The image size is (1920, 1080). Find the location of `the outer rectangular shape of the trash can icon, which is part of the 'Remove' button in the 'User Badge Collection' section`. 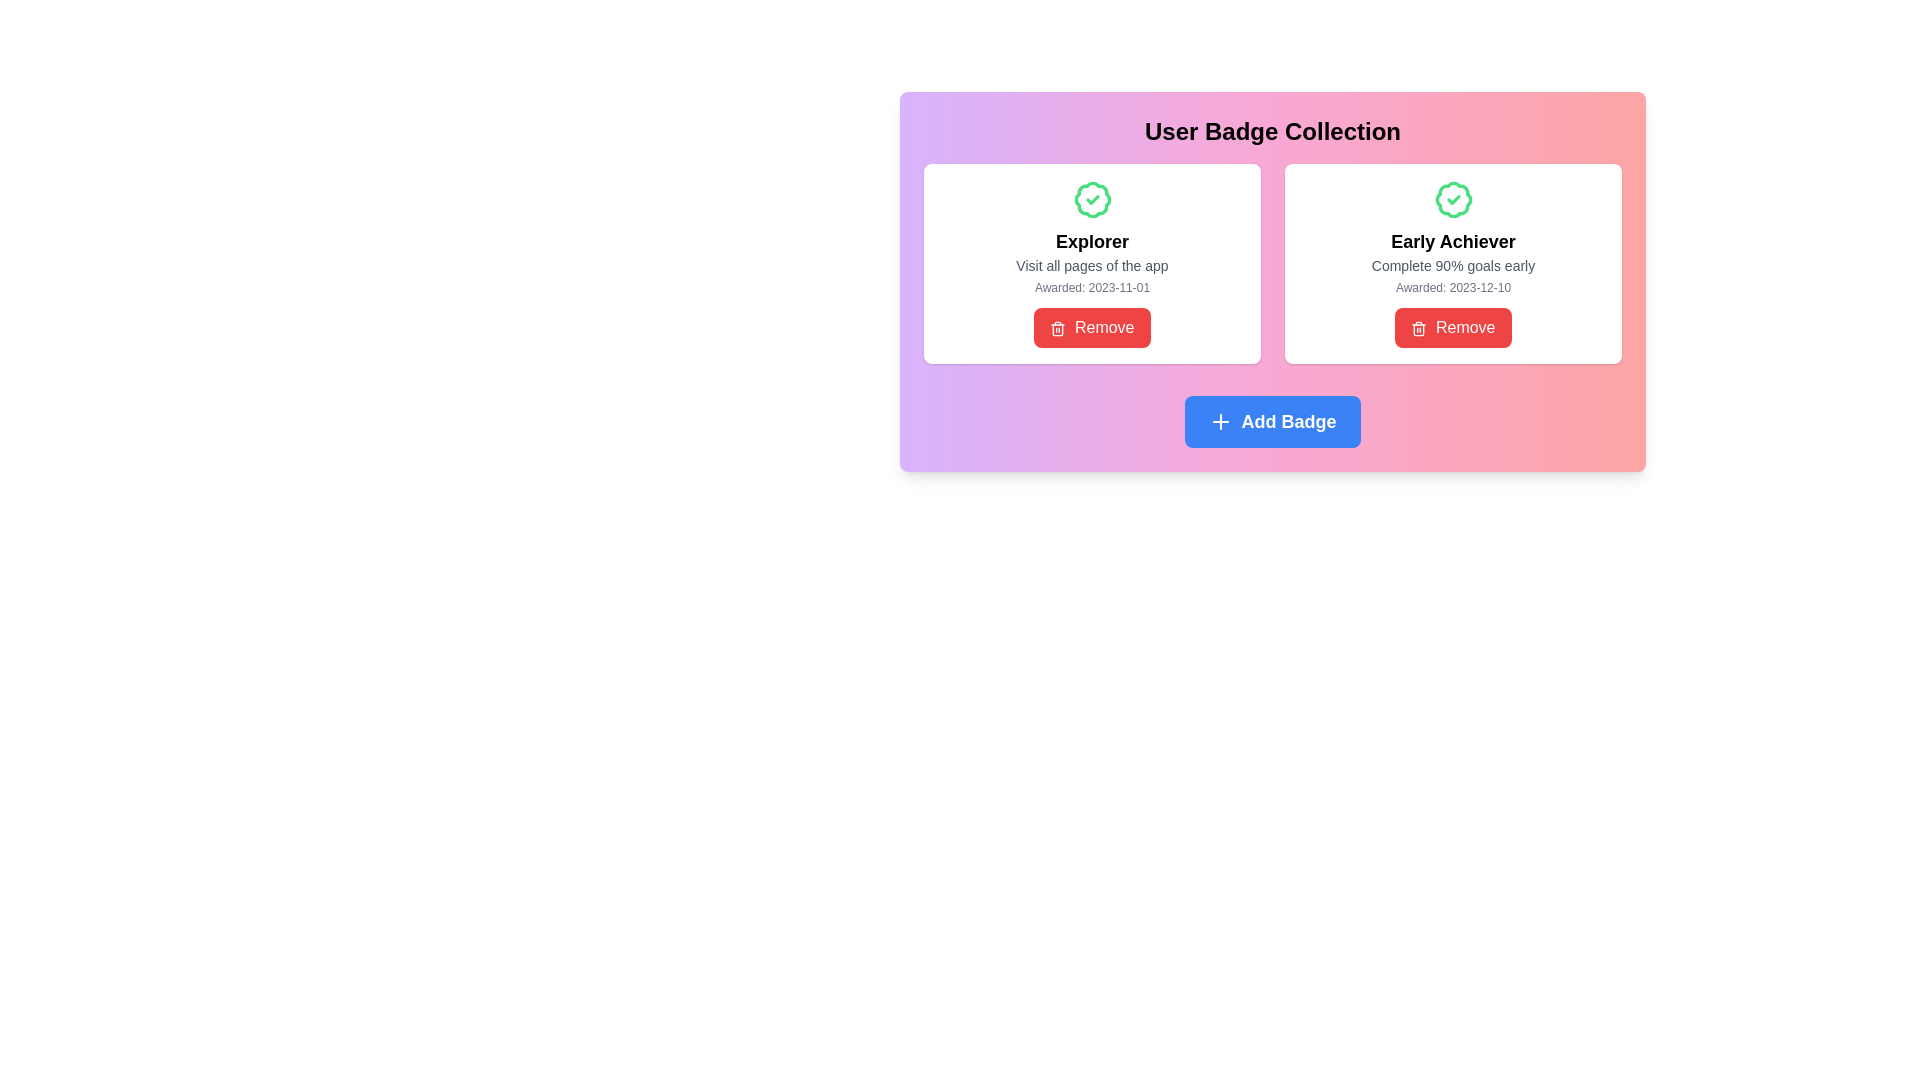

the outer rectangular shape of the trash can icon, which is part of the 'Remove' button in the 'User Badge Collection' section is located at coordinates (1057, 329).